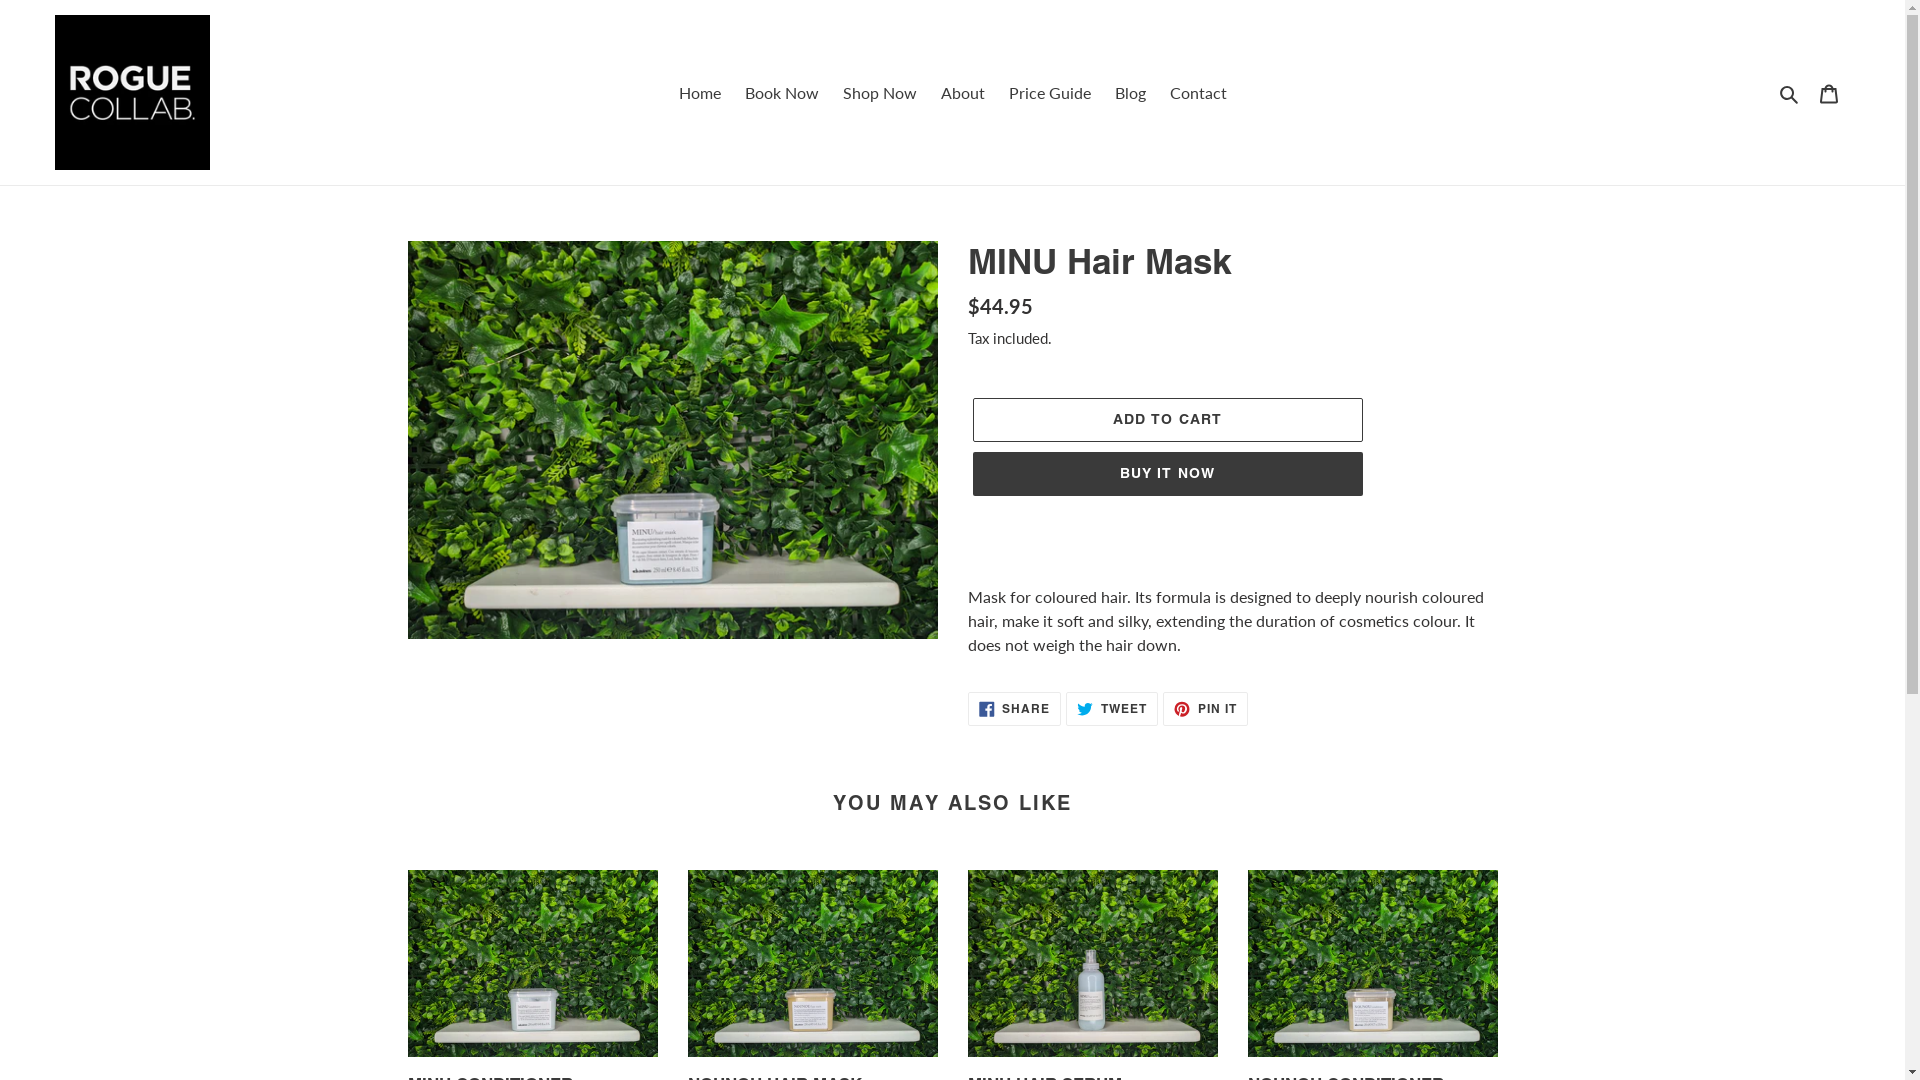 This screenshot has height=1080, width=1920. What do you see at coordinates (971, 474) in the screenshot?
I see `'BUY IT NOW'` at bounding box center [971, 474].